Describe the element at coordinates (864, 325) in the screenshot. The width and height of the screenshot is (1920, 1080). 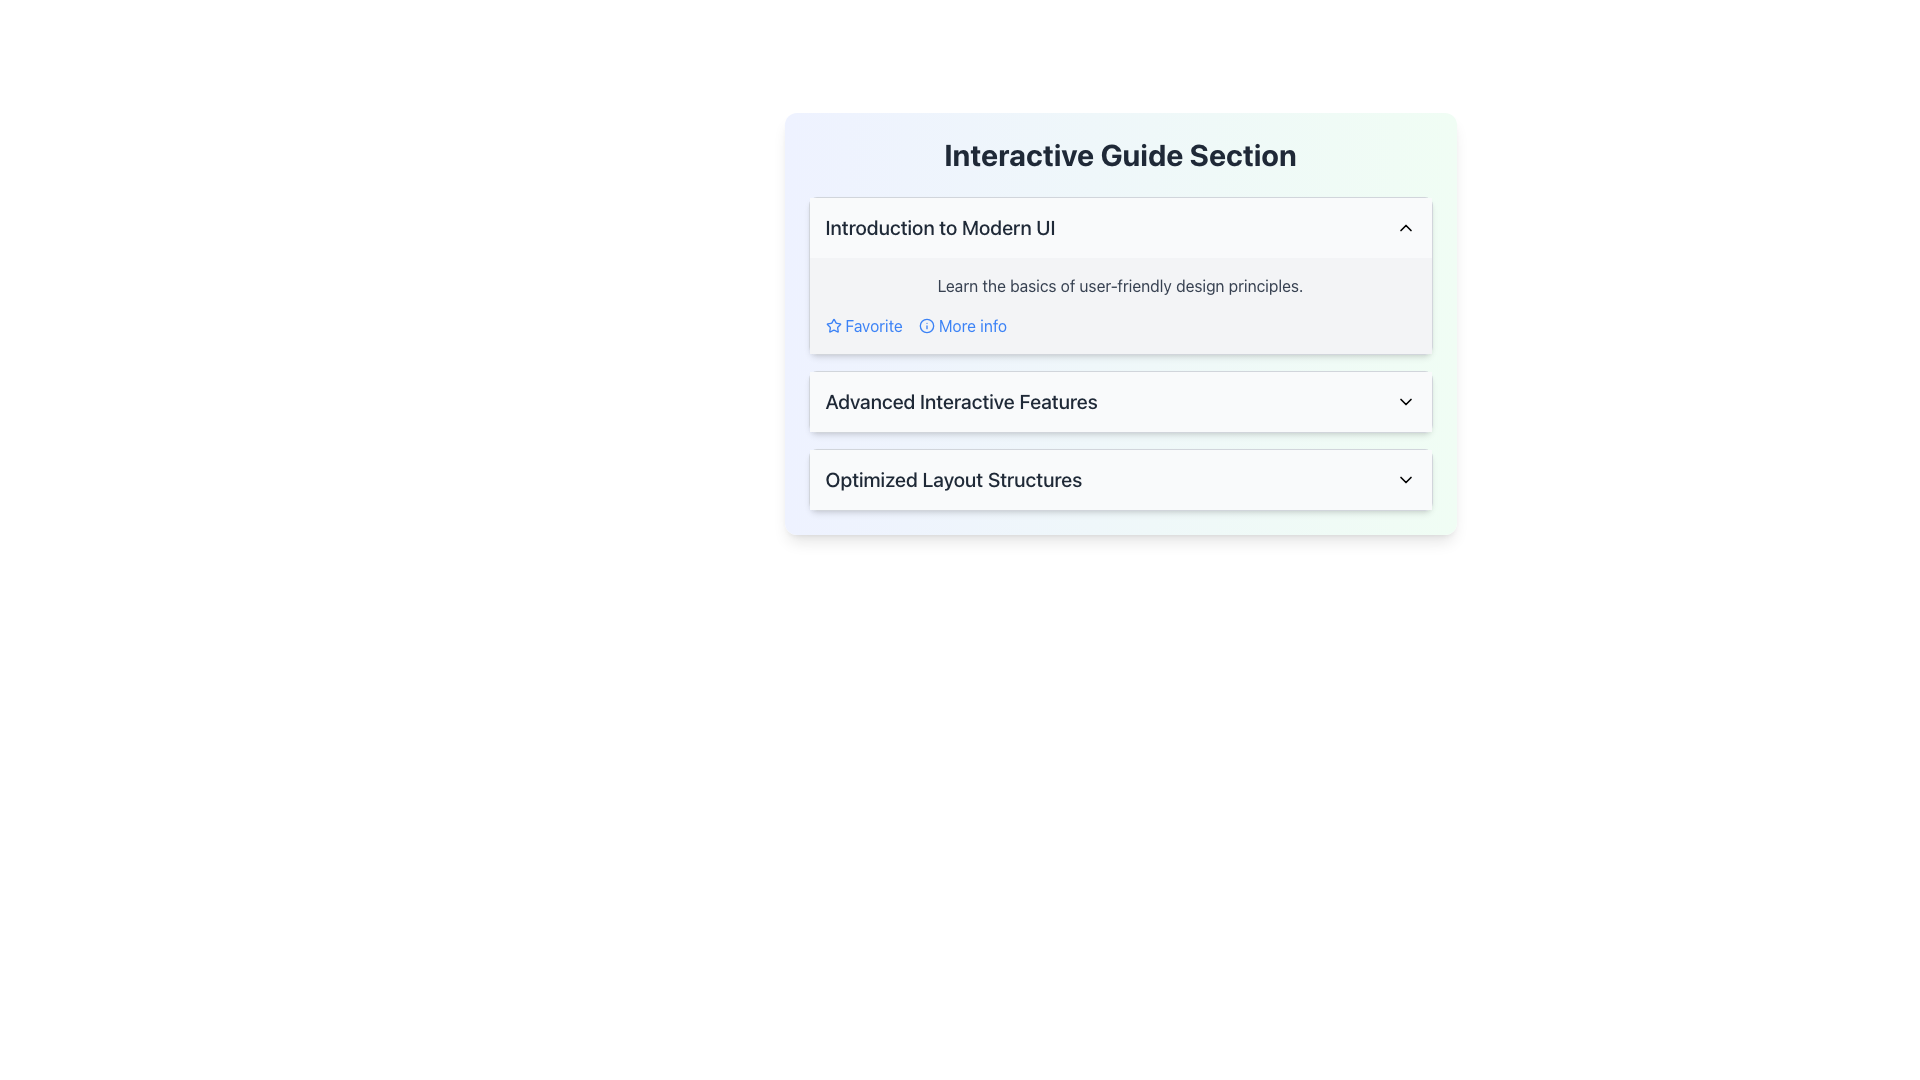
I see `the 'Favorite' hyperlink with a star icon` at that location.